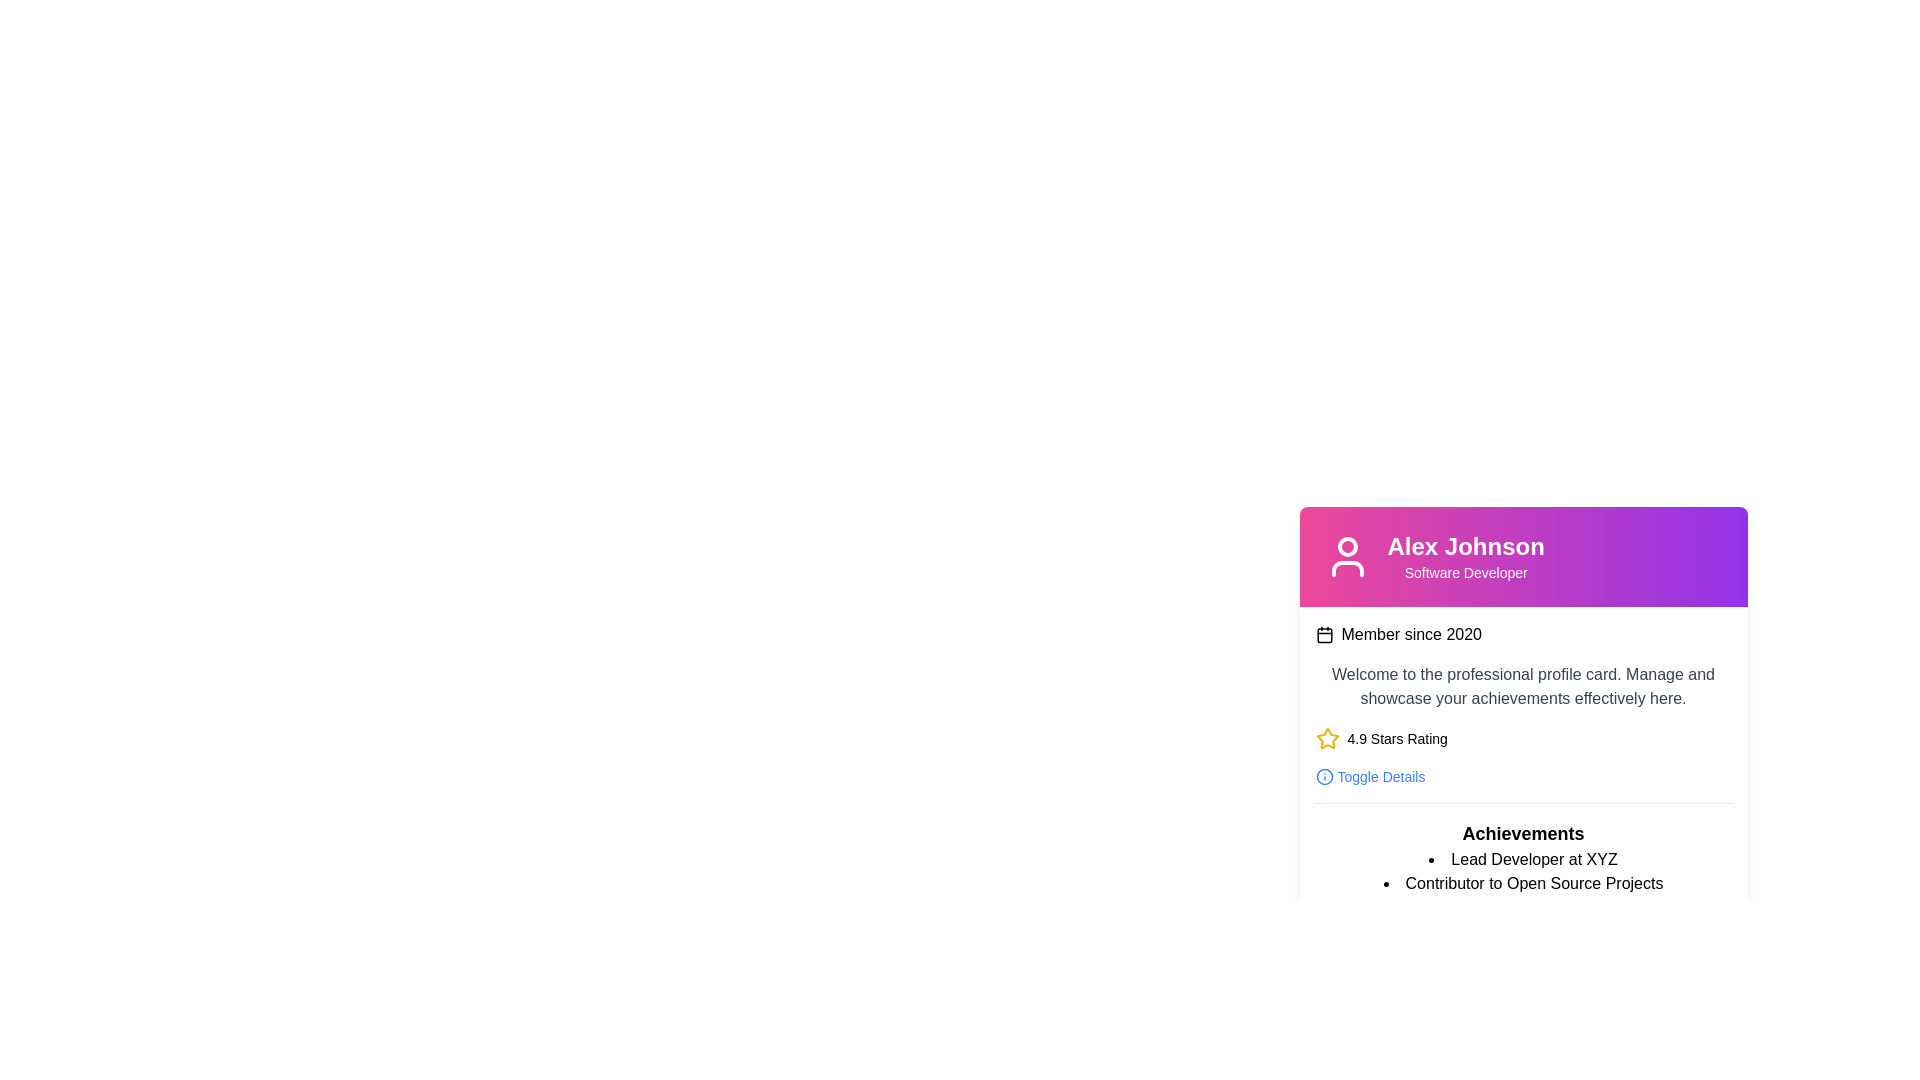 Image resolution: width=1920 pixels, height=1080 pixels. Describe the element at coordinates (1522, 859) in the screenshot. I see `the text element displaying 'Lead Developer at XYZ' in the 'Achievements' section, which is the first bullet point in the list` at that location.